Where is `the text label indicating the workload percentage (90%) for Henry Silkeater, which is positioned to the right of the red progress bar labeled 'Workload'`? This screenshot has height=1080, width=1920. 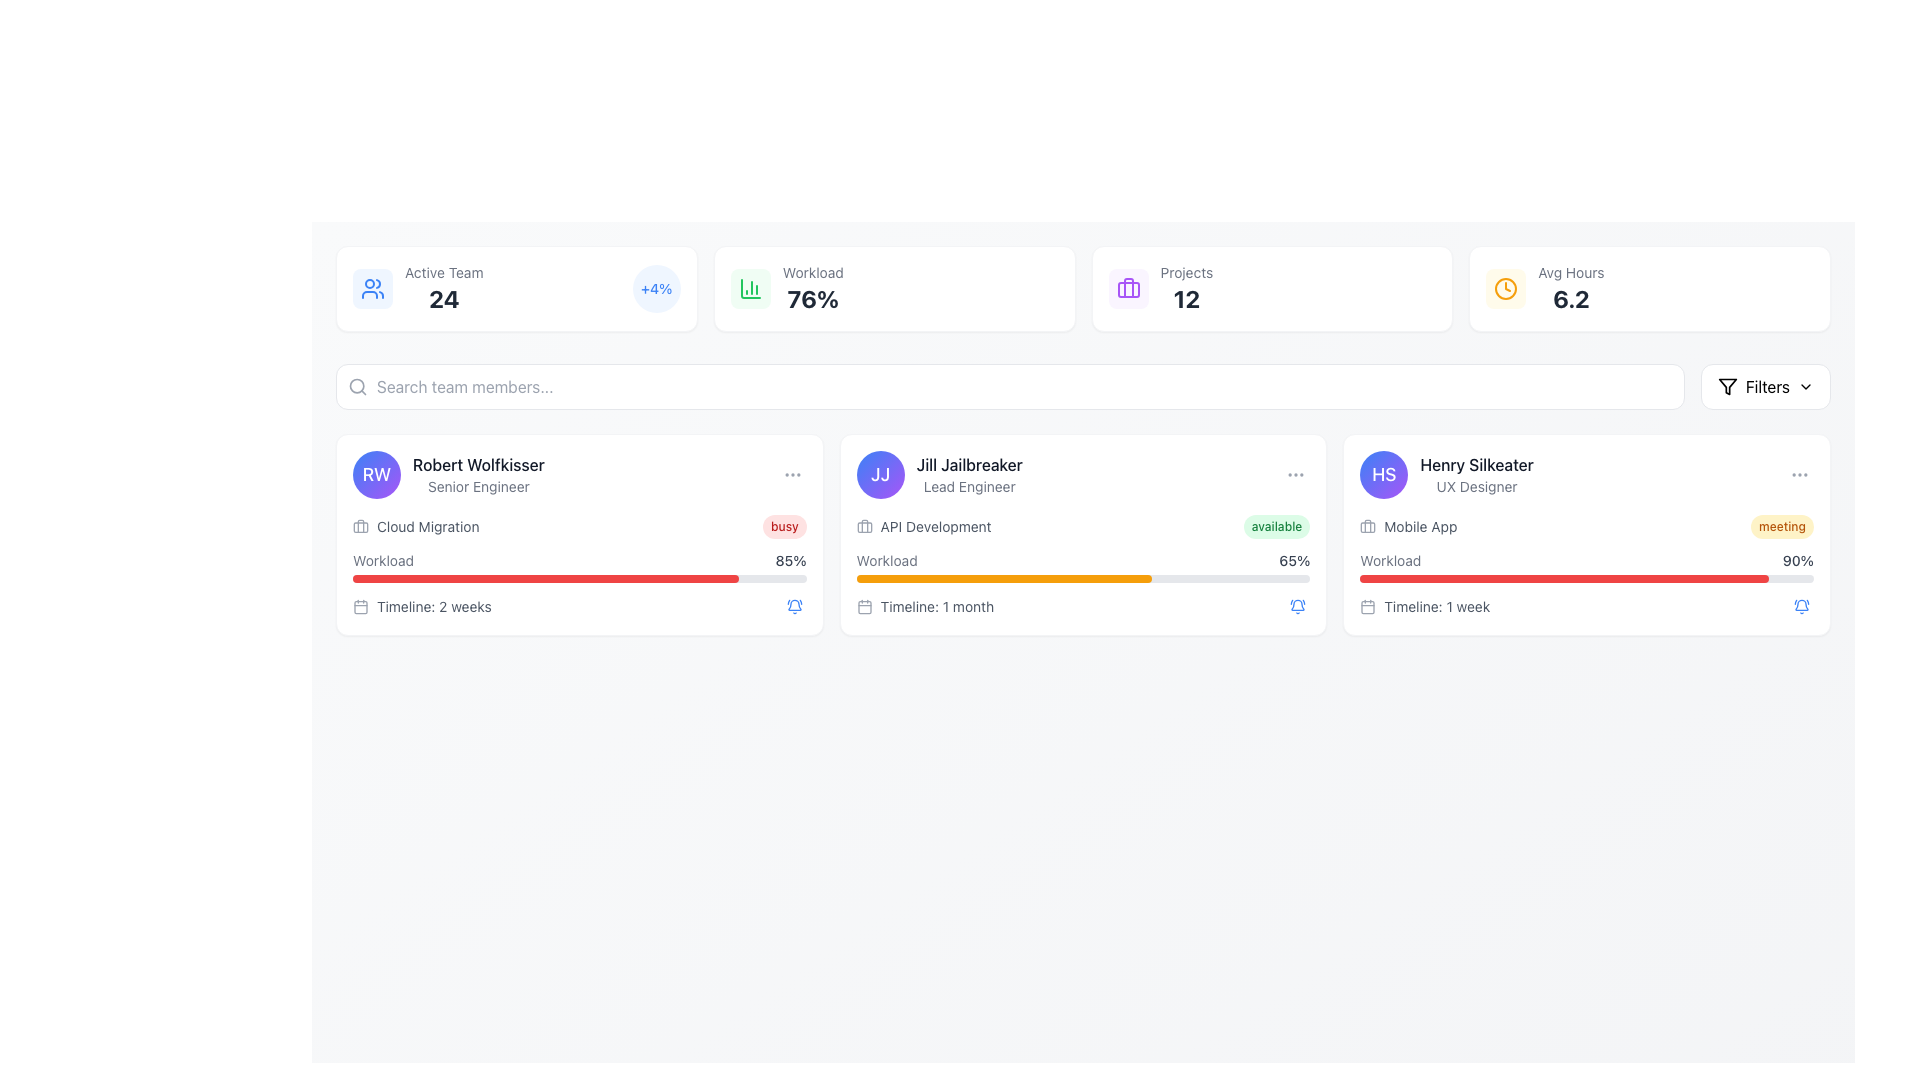 the text label indicating the workload percentage (90%) for Henry Silkeater, which is positioned to the right of the red progress bar labeled 'Workload' is located at coordinates (1798, 560).